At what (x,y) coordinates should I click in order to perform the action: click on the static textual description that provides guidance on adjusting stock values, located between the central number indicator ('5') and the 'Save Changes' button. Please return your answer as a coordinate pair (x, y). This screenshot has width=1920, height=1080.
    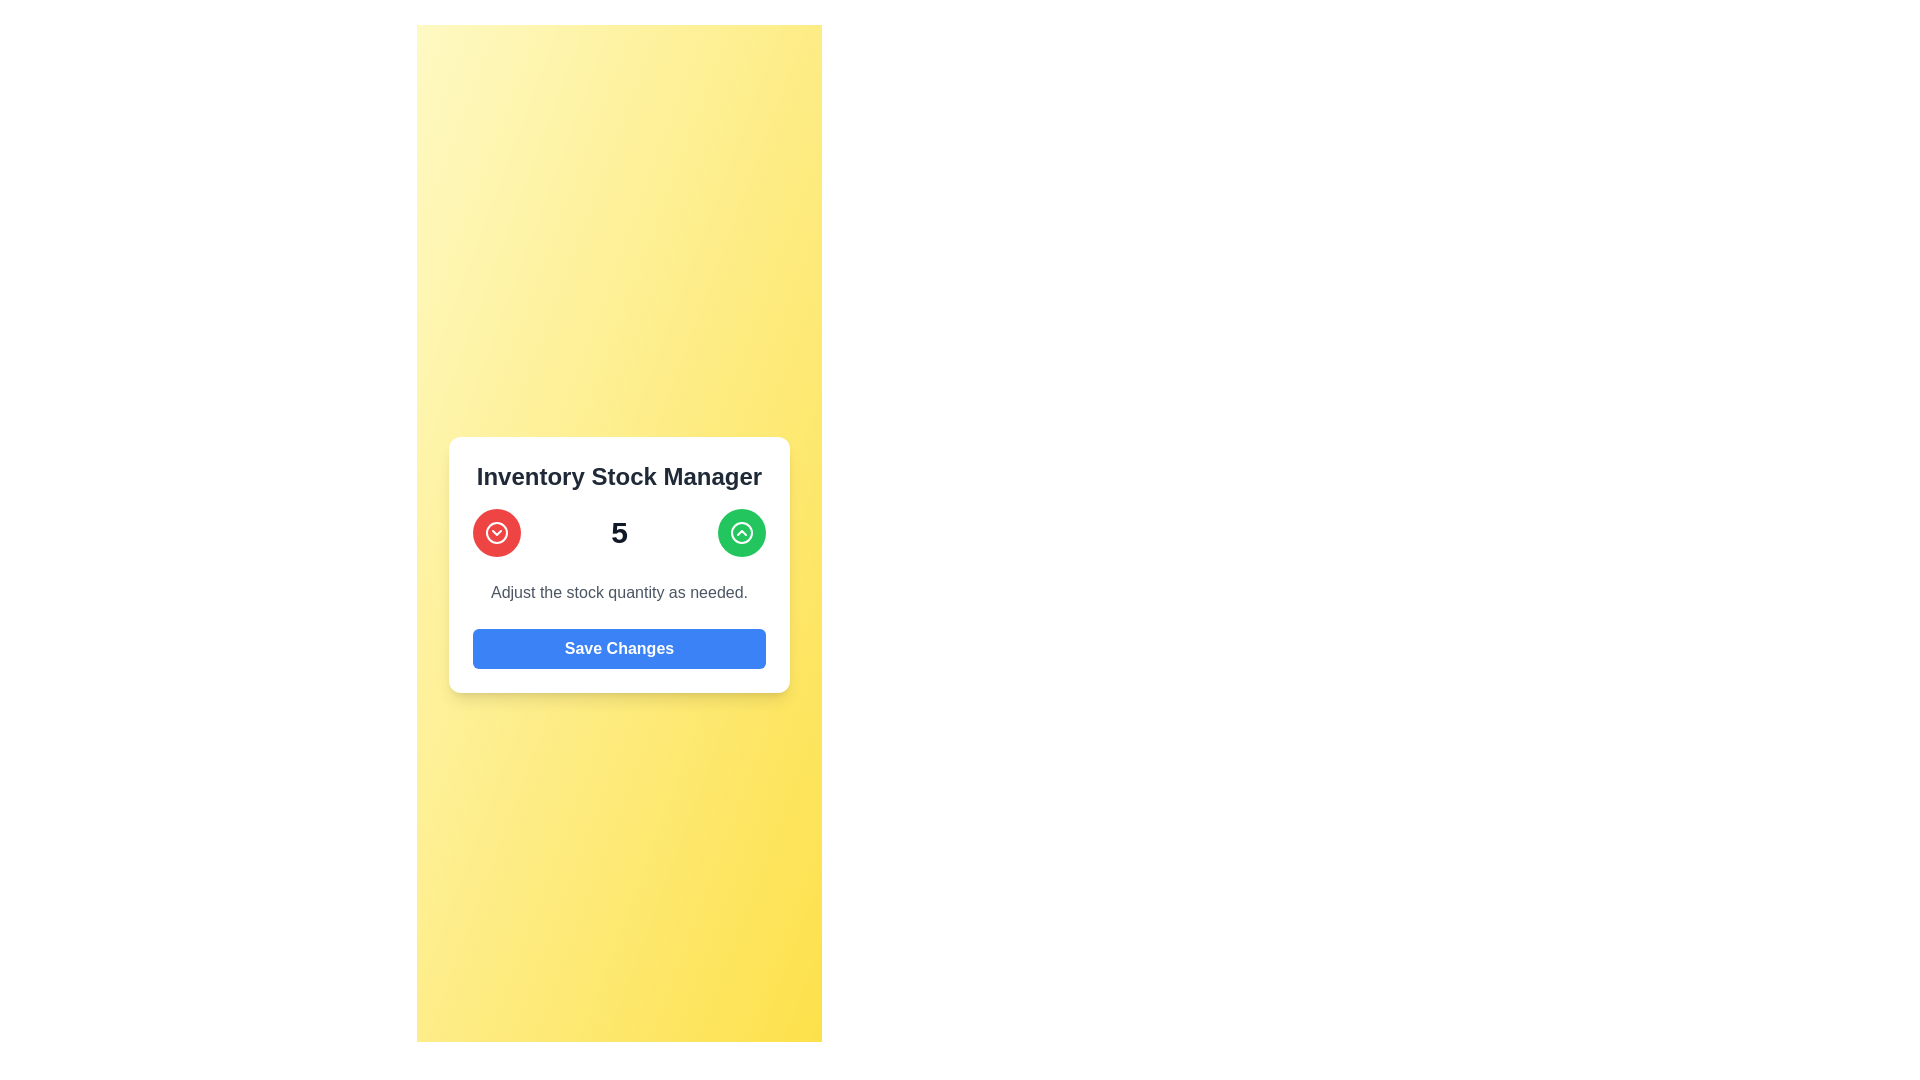
    Looking at the image, I should click on (618, 592).